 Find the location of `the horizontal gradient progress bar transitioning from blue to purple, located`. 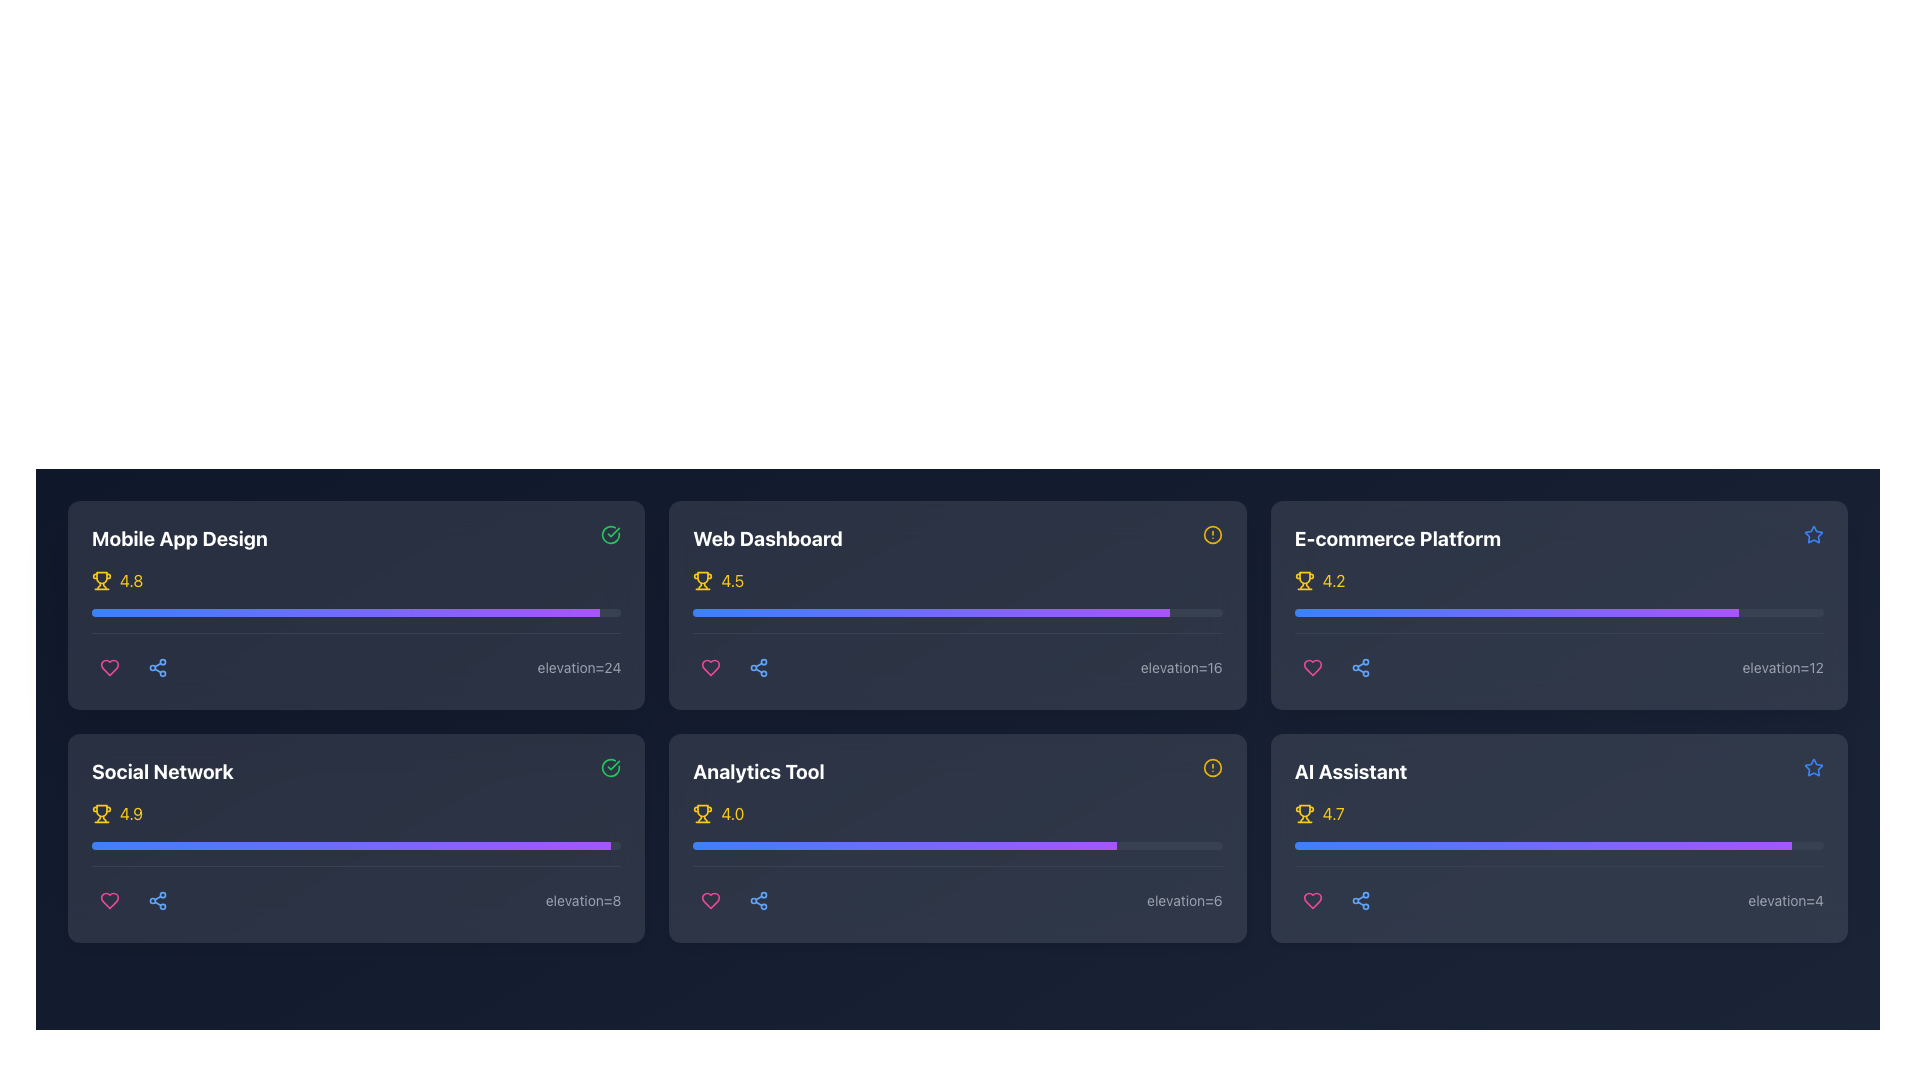

the horizontal gradient progress bar transitioning from blue to purple, located is located at coordinates (1516, 612).